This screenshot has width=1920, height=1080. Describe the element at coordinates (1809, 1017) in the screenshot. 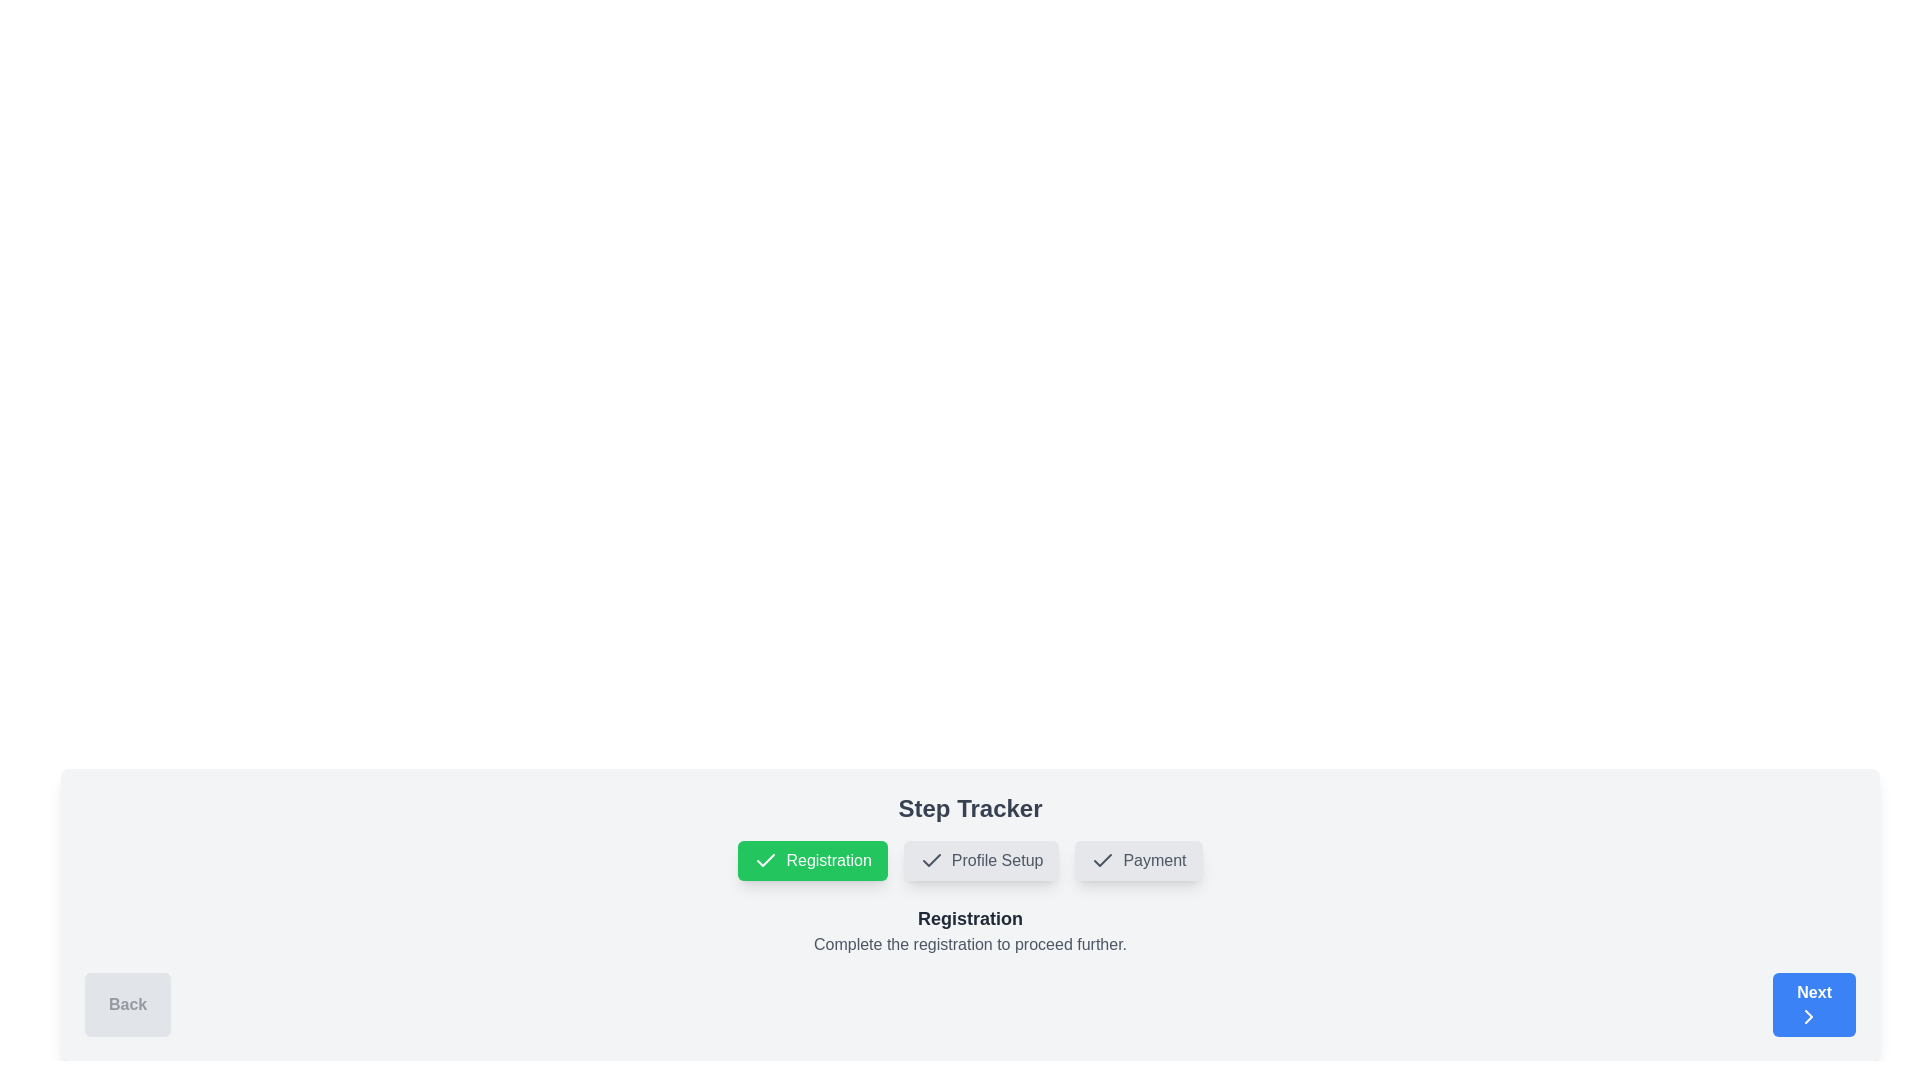

I see `the chevron icon within the 'Next' button located in the lower-right corner of the interface` at that location.